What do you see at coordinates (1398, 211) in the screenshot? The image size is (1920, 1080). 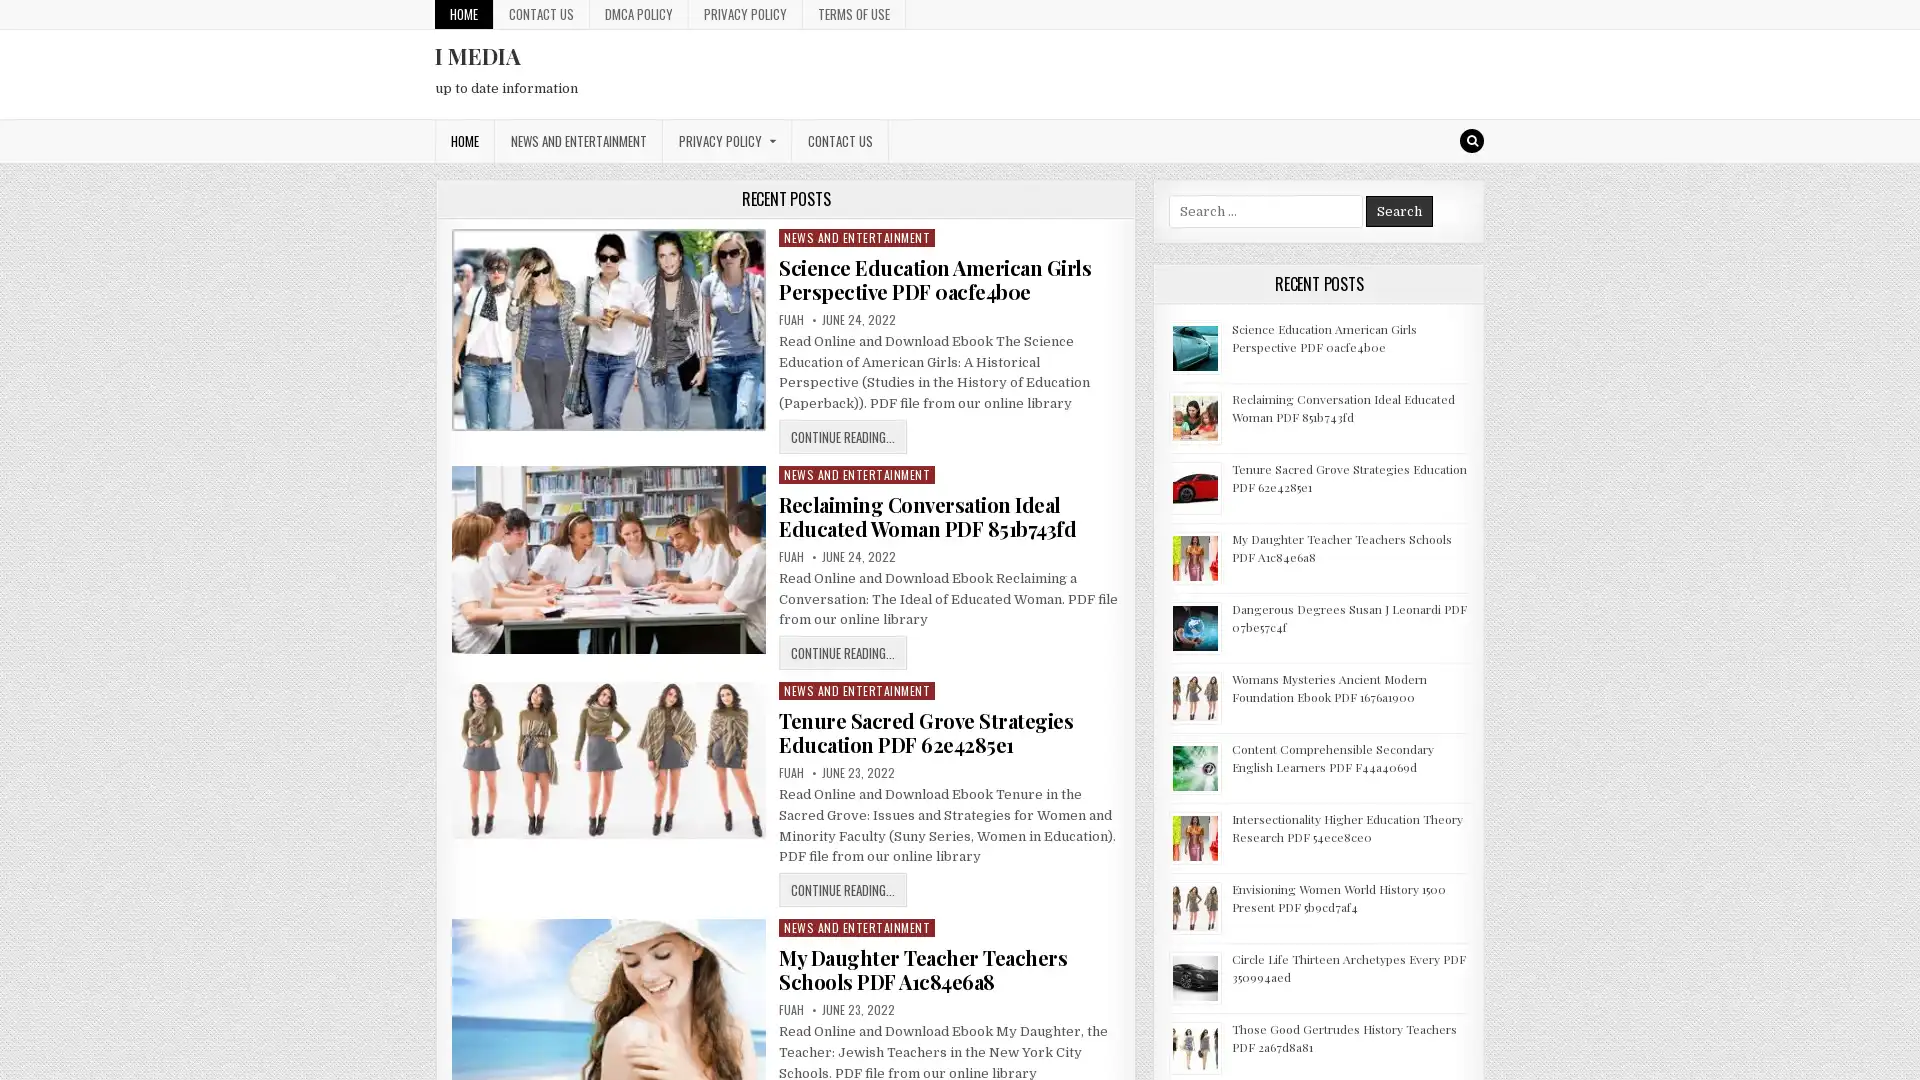 I see `Search` at bounding box center [1398, 211].